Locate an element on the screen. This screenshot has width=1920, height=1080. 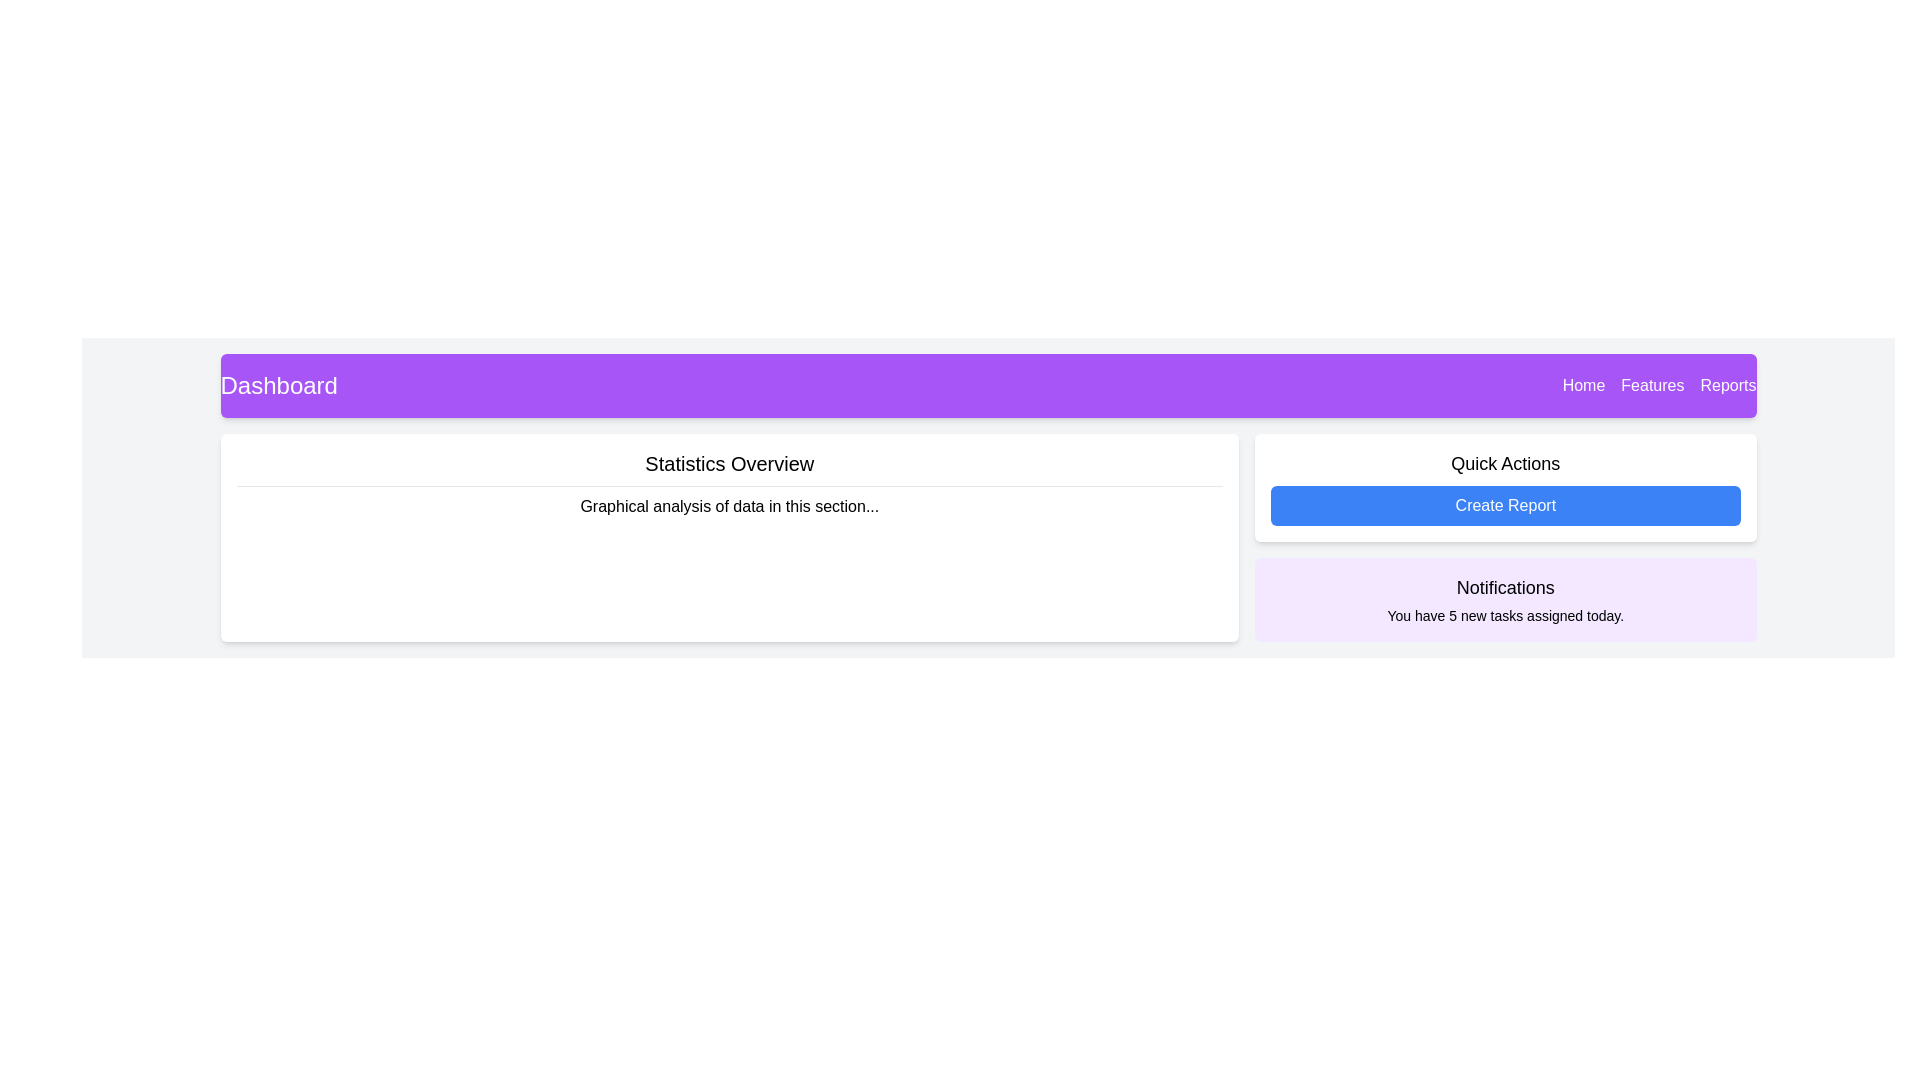
the 'Features' label in the navigation menu, which is displayed in white font on a purple background and positioned between 'Home' and 'Reports' is located at coordinates (1652, 385).